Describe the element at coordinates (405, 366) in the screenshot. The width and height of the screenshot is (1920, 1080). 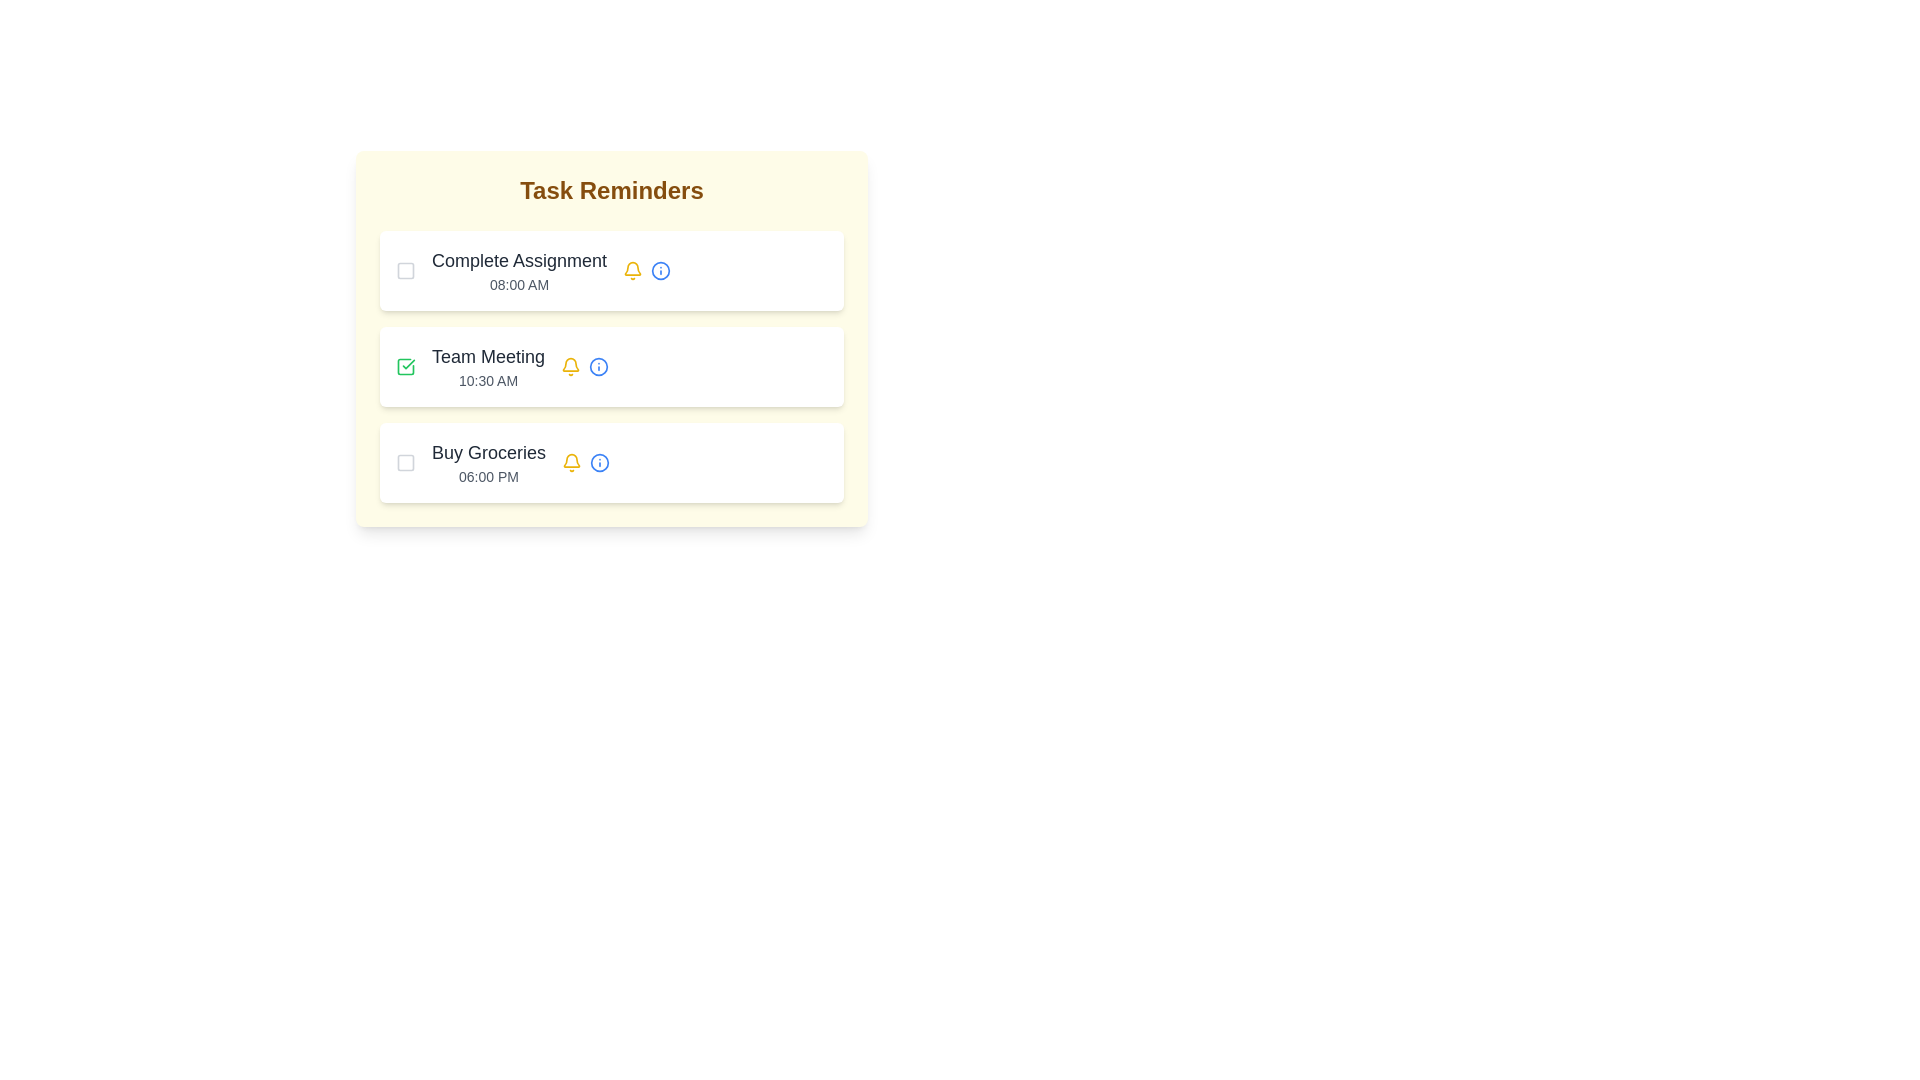
I see `the checkbox associated with the 'Team Meeting 10:30 AM' task` at that location.